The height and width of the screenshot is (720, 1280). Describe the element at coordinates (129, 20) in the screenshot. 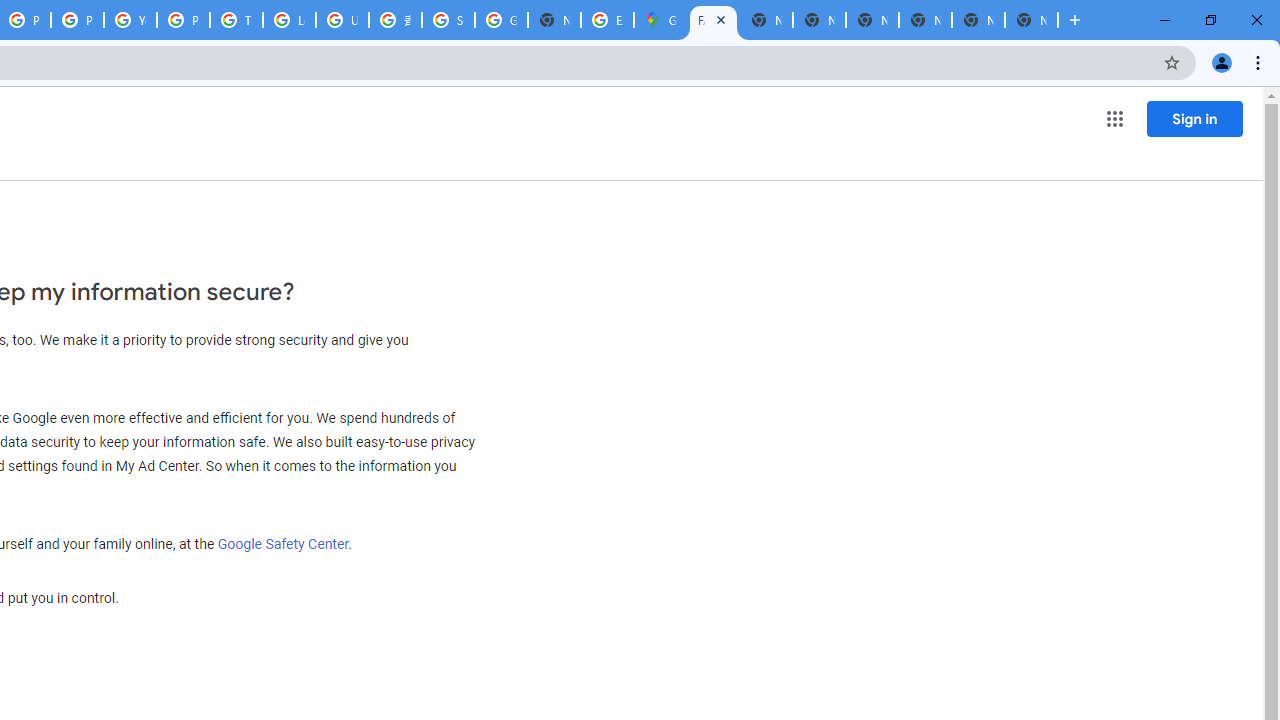

I see `'YouTube'` at that location.